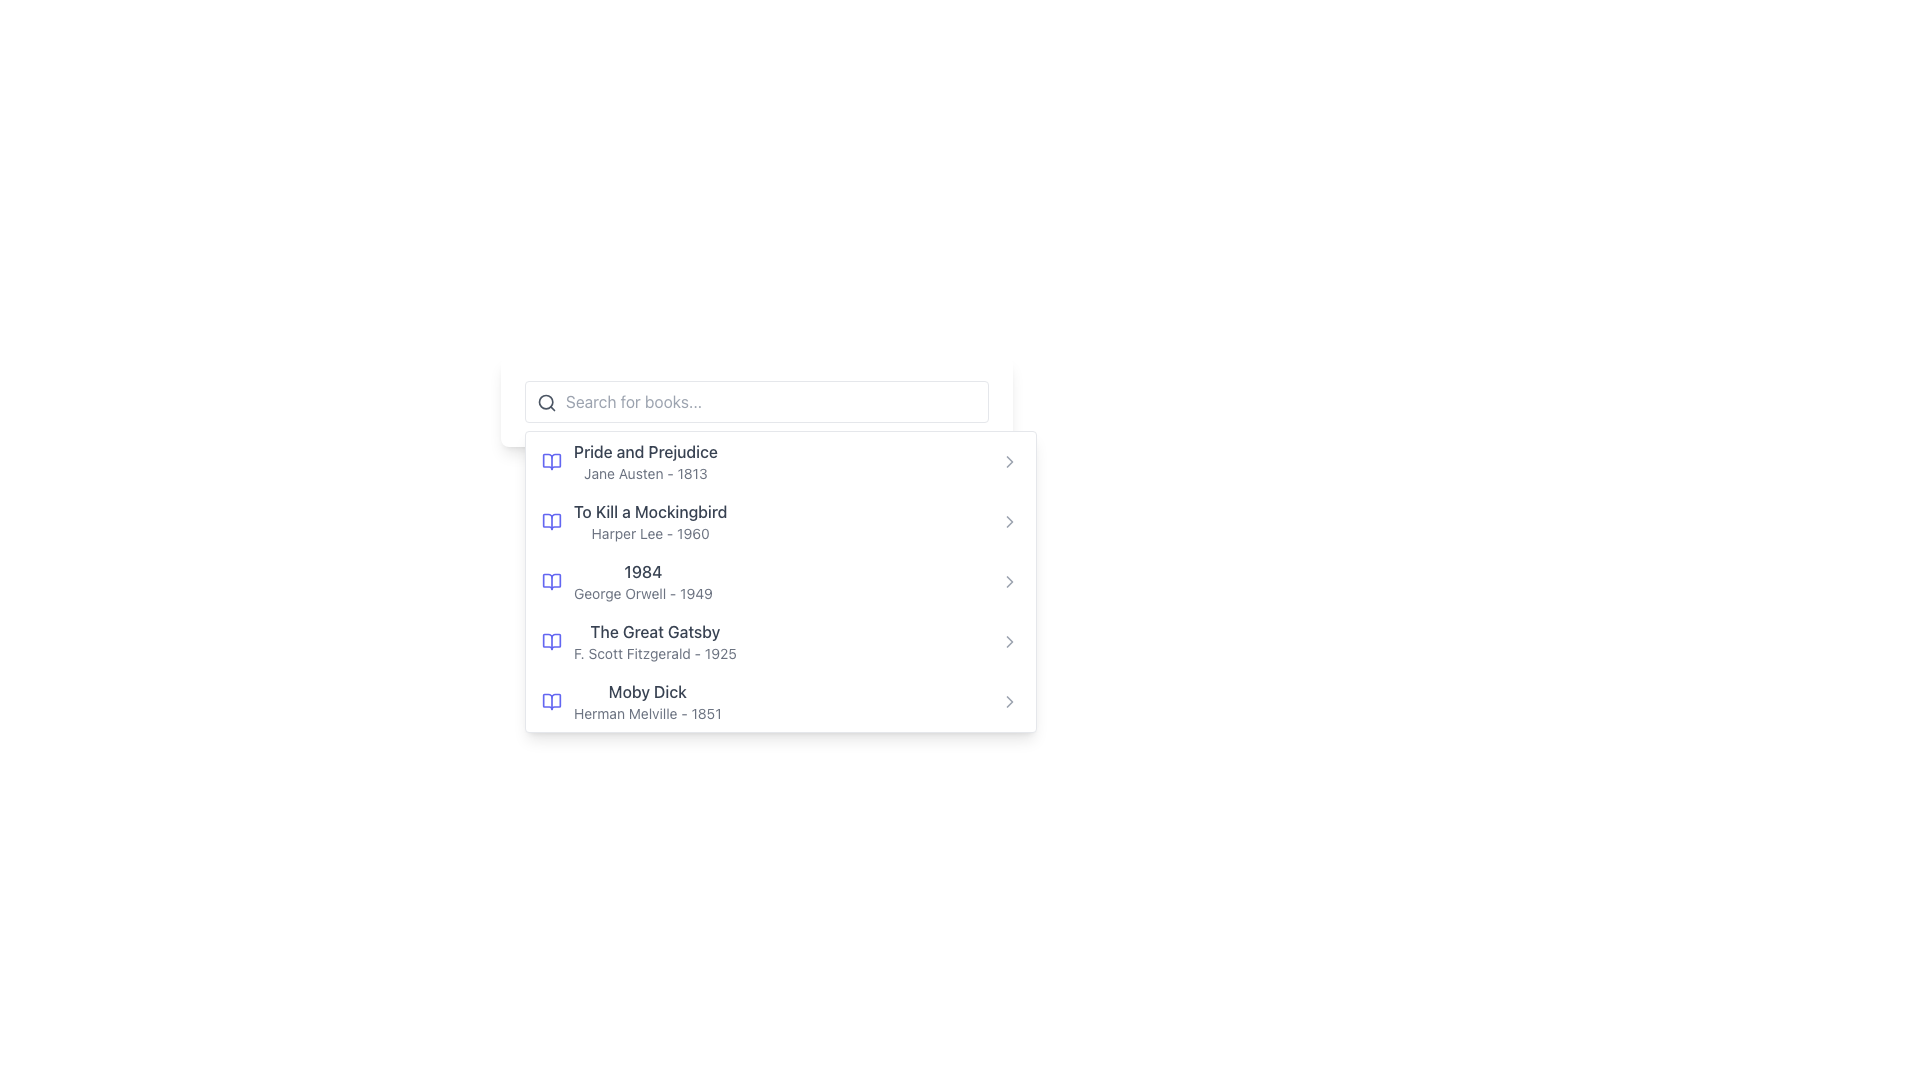 This screenshot has height=1080, width=1920. What do you see at coordinates (1009, 520) in the screenshot?
I see `the rightward pointing chevron icon located at the far right of the list item for 'To Kill a Mockingbird' by Harper Lee` at bounding box center [1009, 520].